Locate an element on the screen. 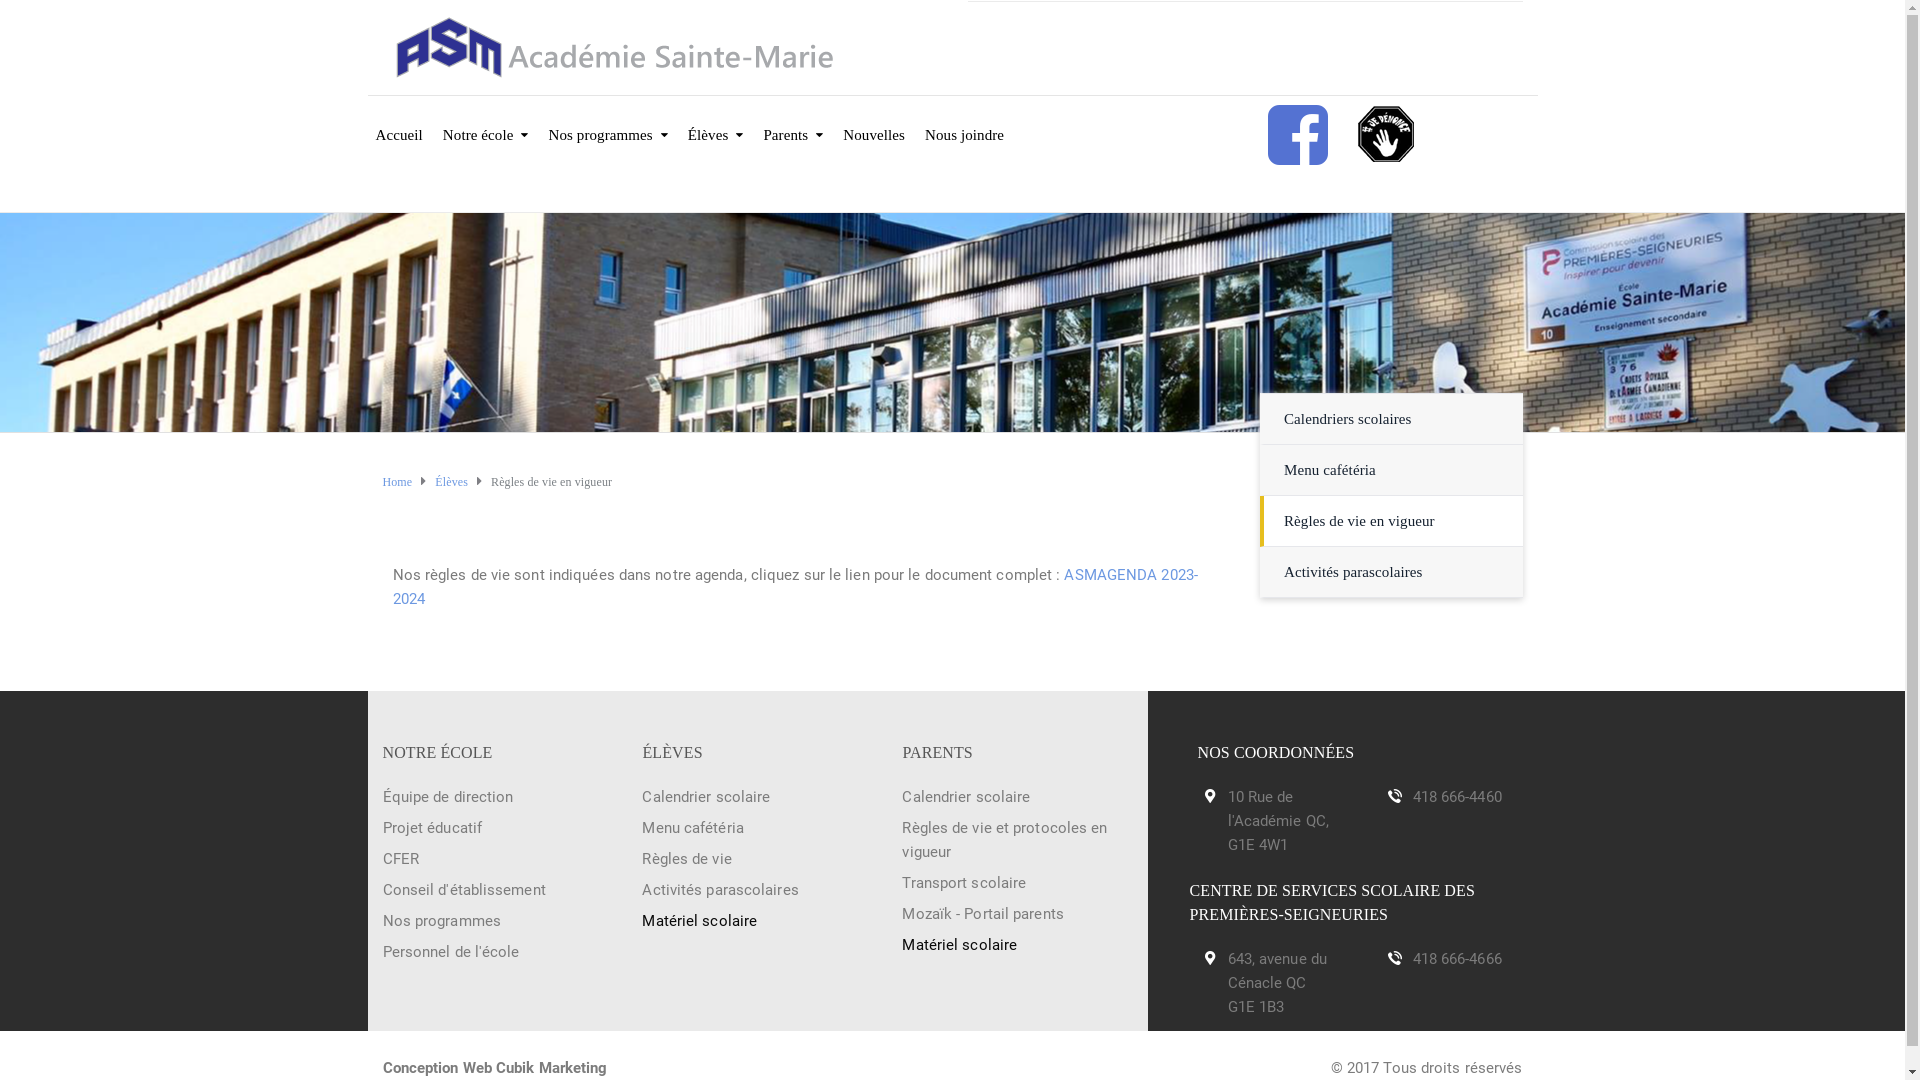 This screenshot has height=1080, width=1920. 'Nous joindre' is located at coordinates (924, 121).